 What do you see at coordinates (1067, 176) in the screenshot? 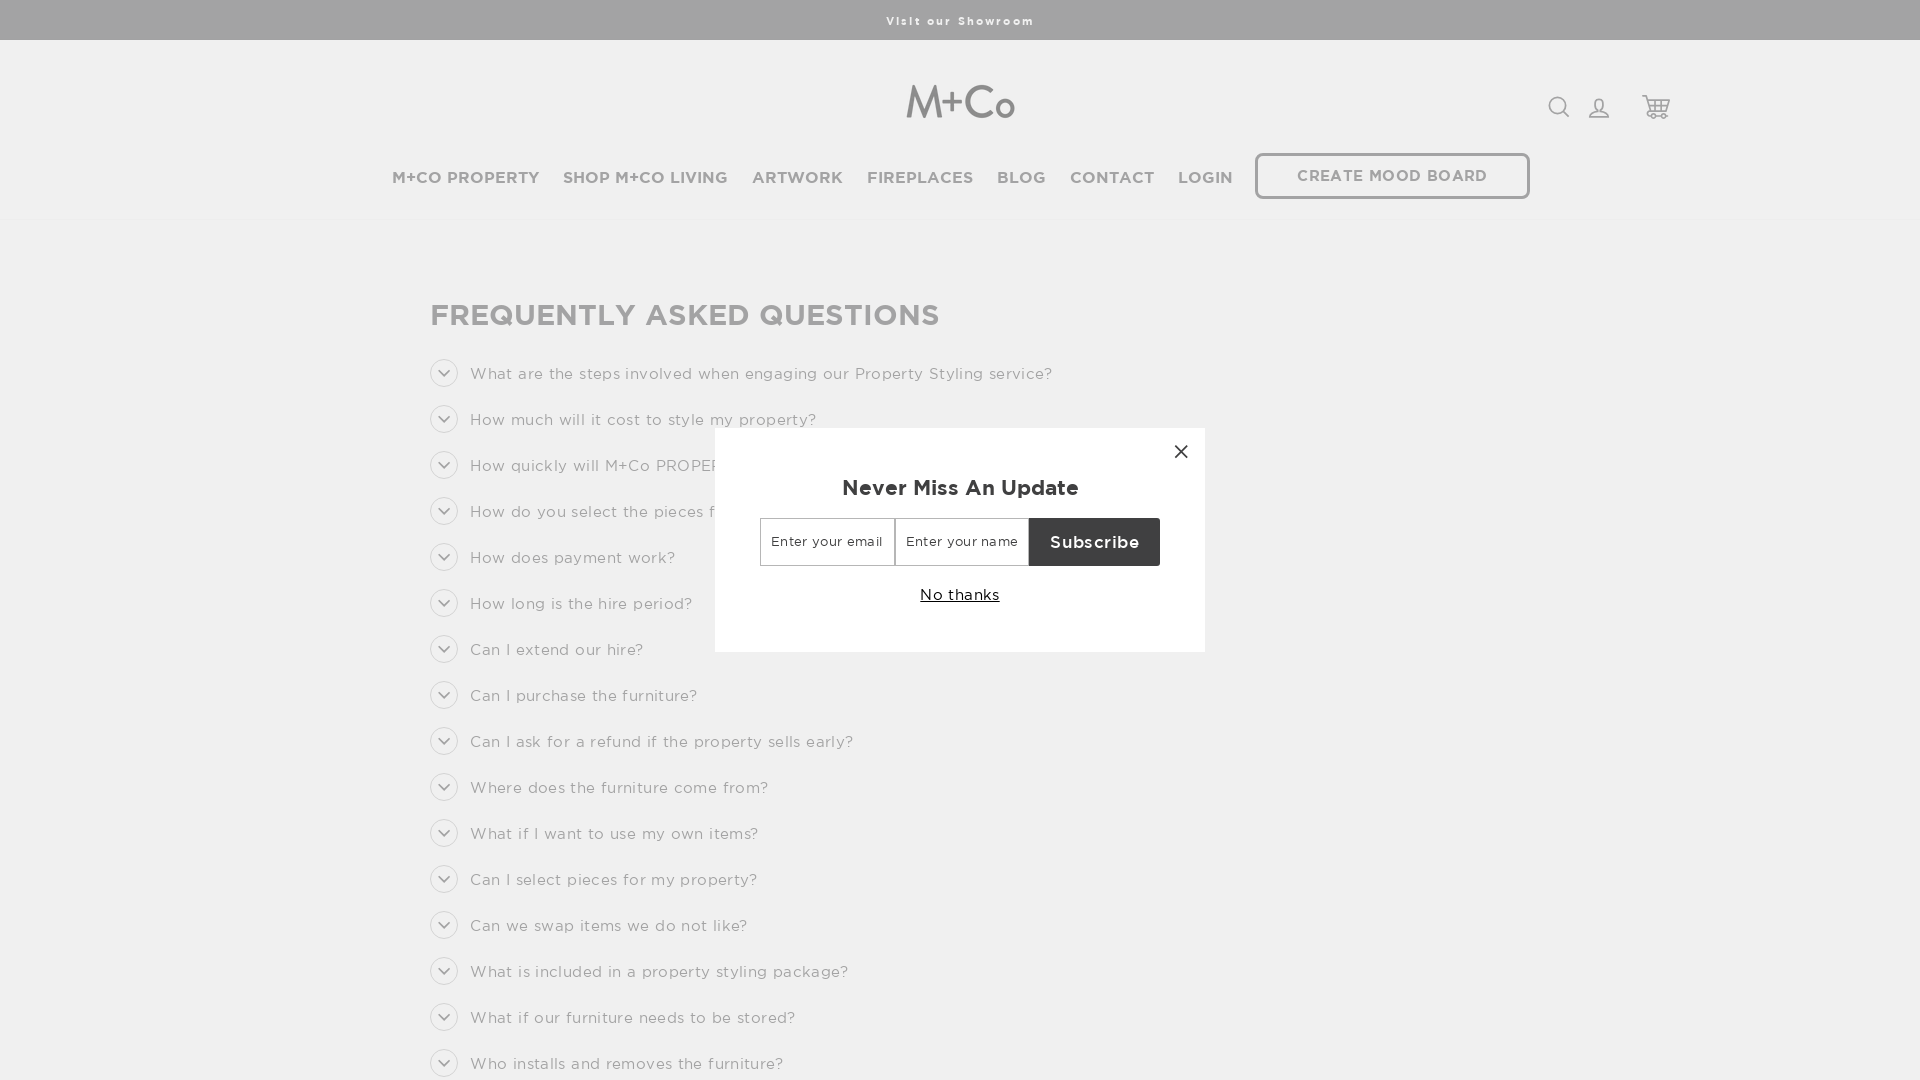
I see `'CONTACT'` at bounding box center [1067, 176].